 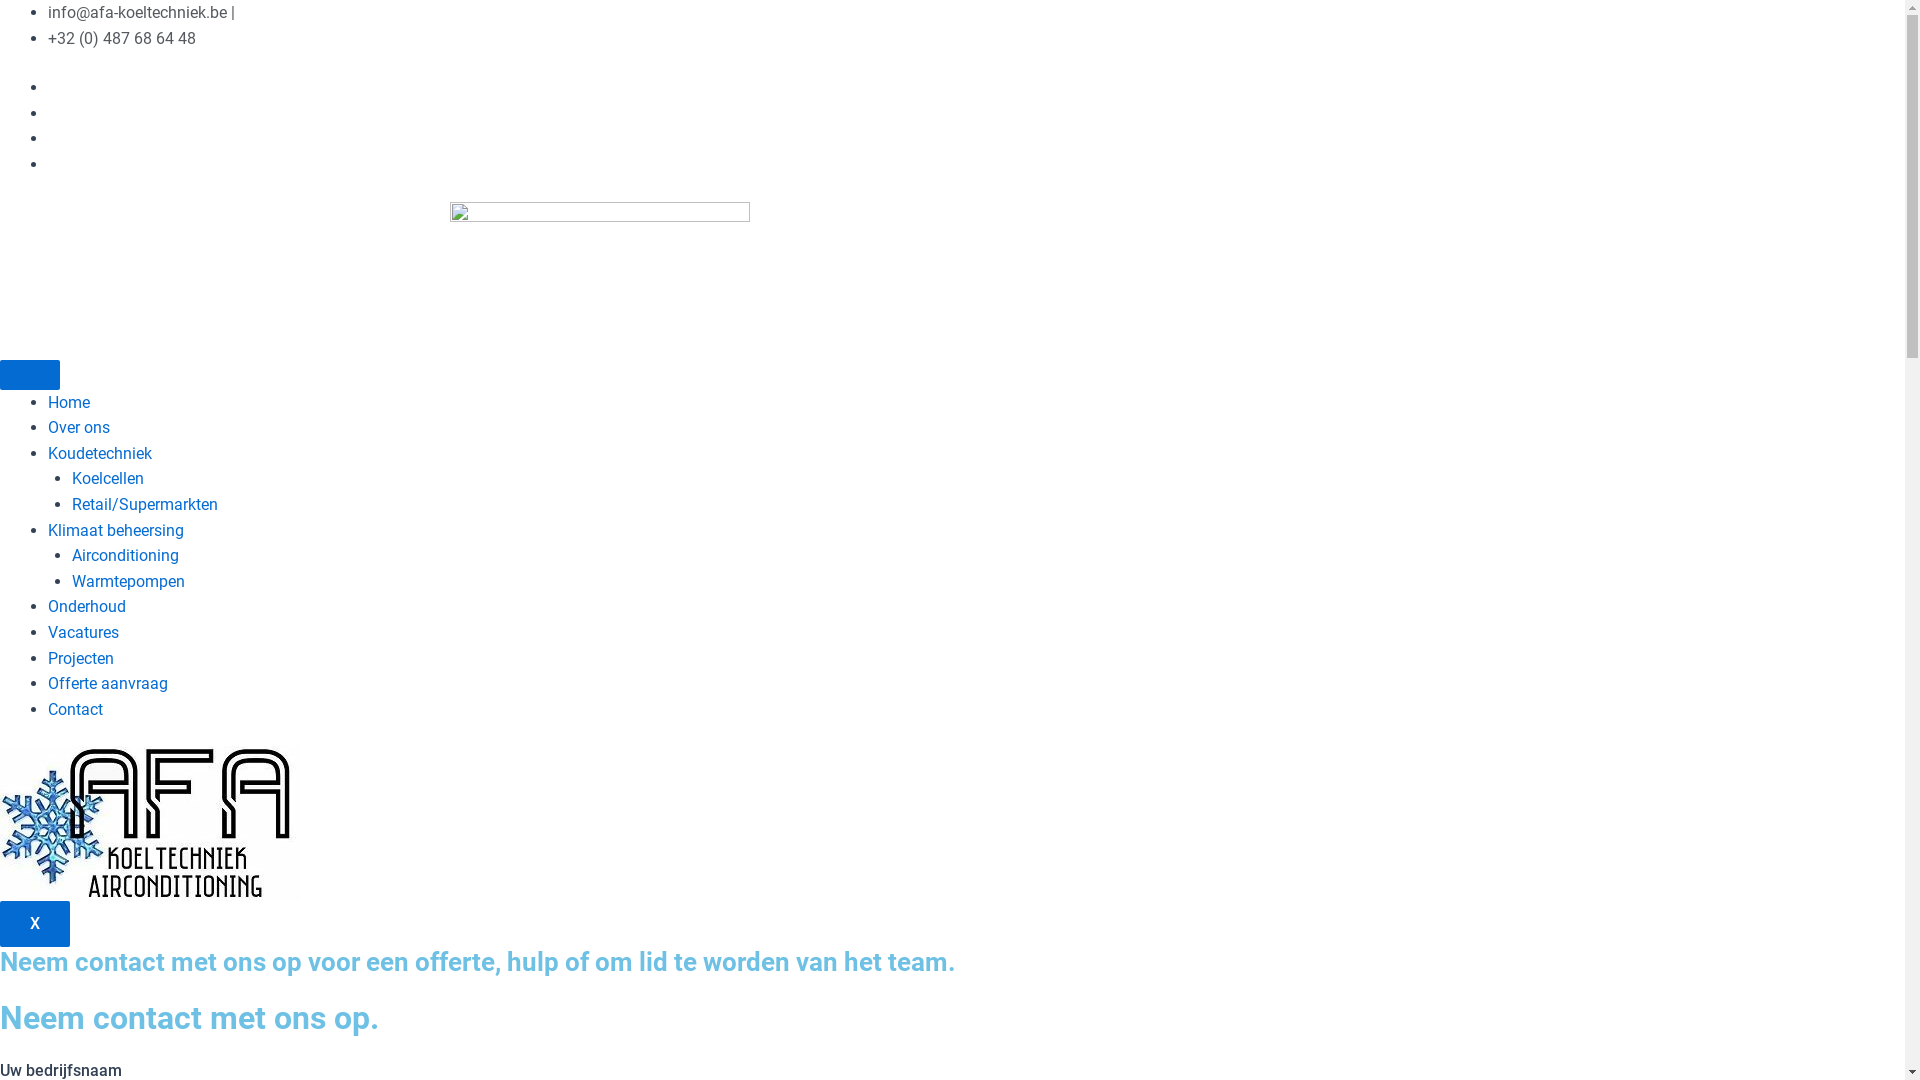 What do you see at coordinates (106, 478) in the screenshot?
I see `'Koelcellen'` at bounding box center [106, 478].